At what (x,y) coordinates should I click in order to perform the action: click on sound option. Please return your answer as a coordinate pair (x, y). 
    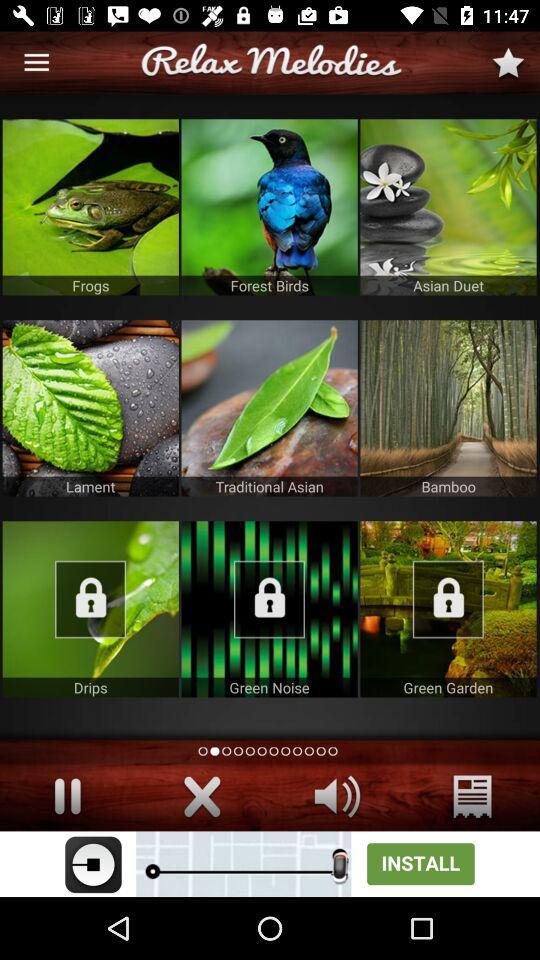
    Looking at the image, I should click on (337, 796).